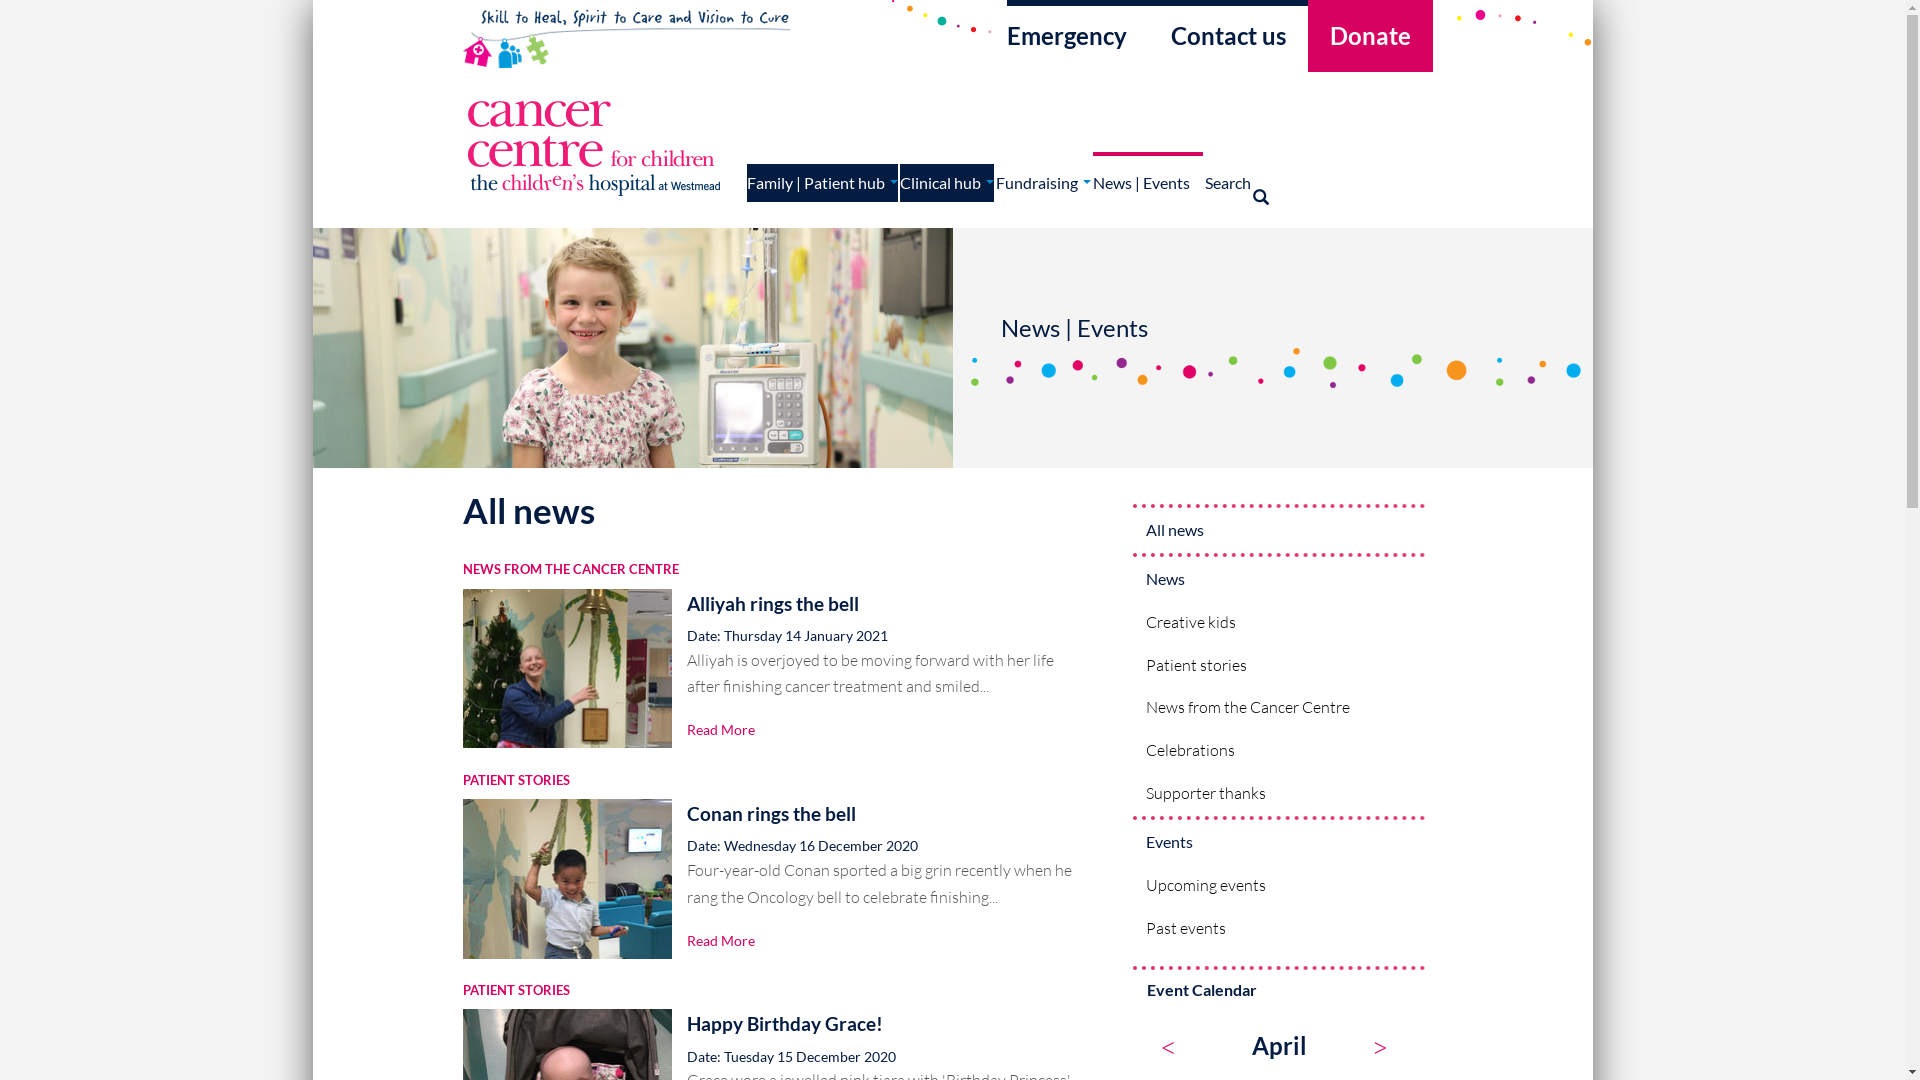 The image size is (1920, 1080). What do you see at coordinates (945, 182) in the screenshot?
I see `'Clinical hub'` at bounding box center [945, 182].